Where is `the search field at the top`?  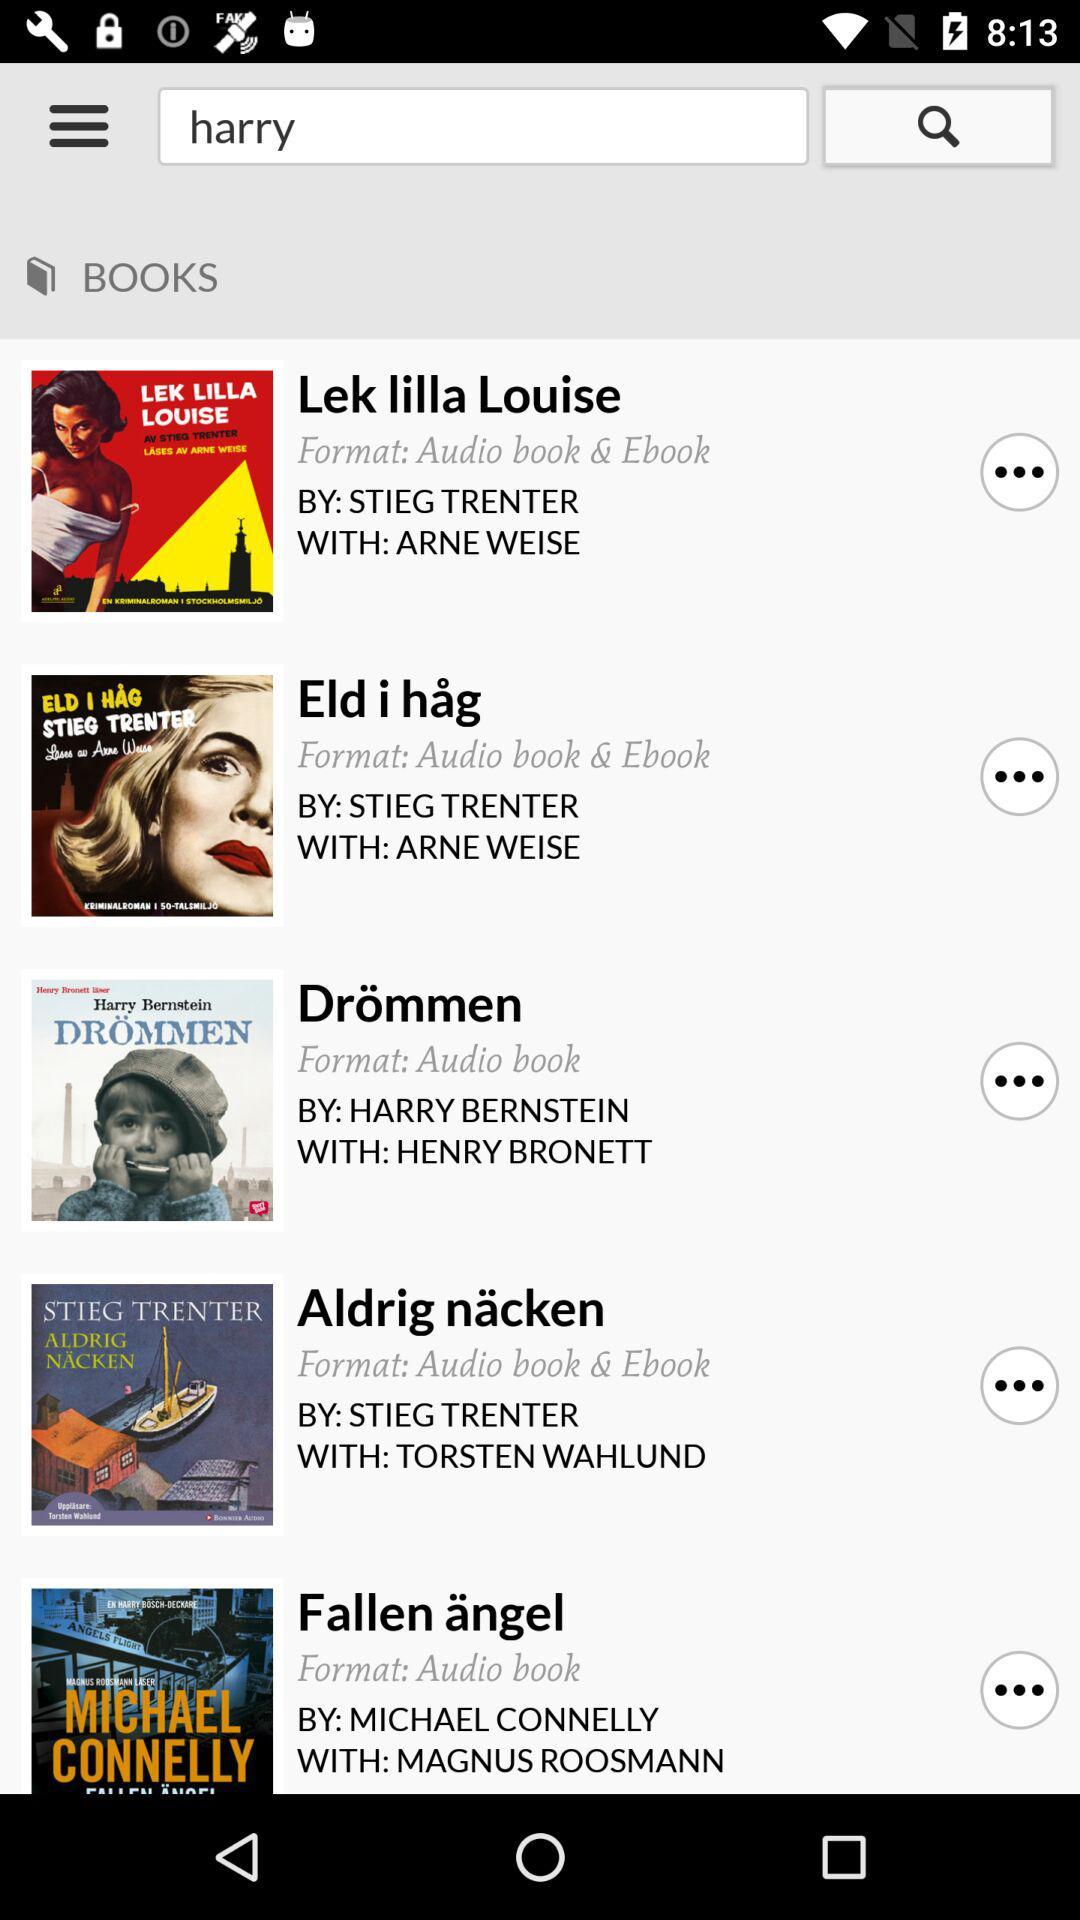
the search field at the top is located at coordinates (483, 125).